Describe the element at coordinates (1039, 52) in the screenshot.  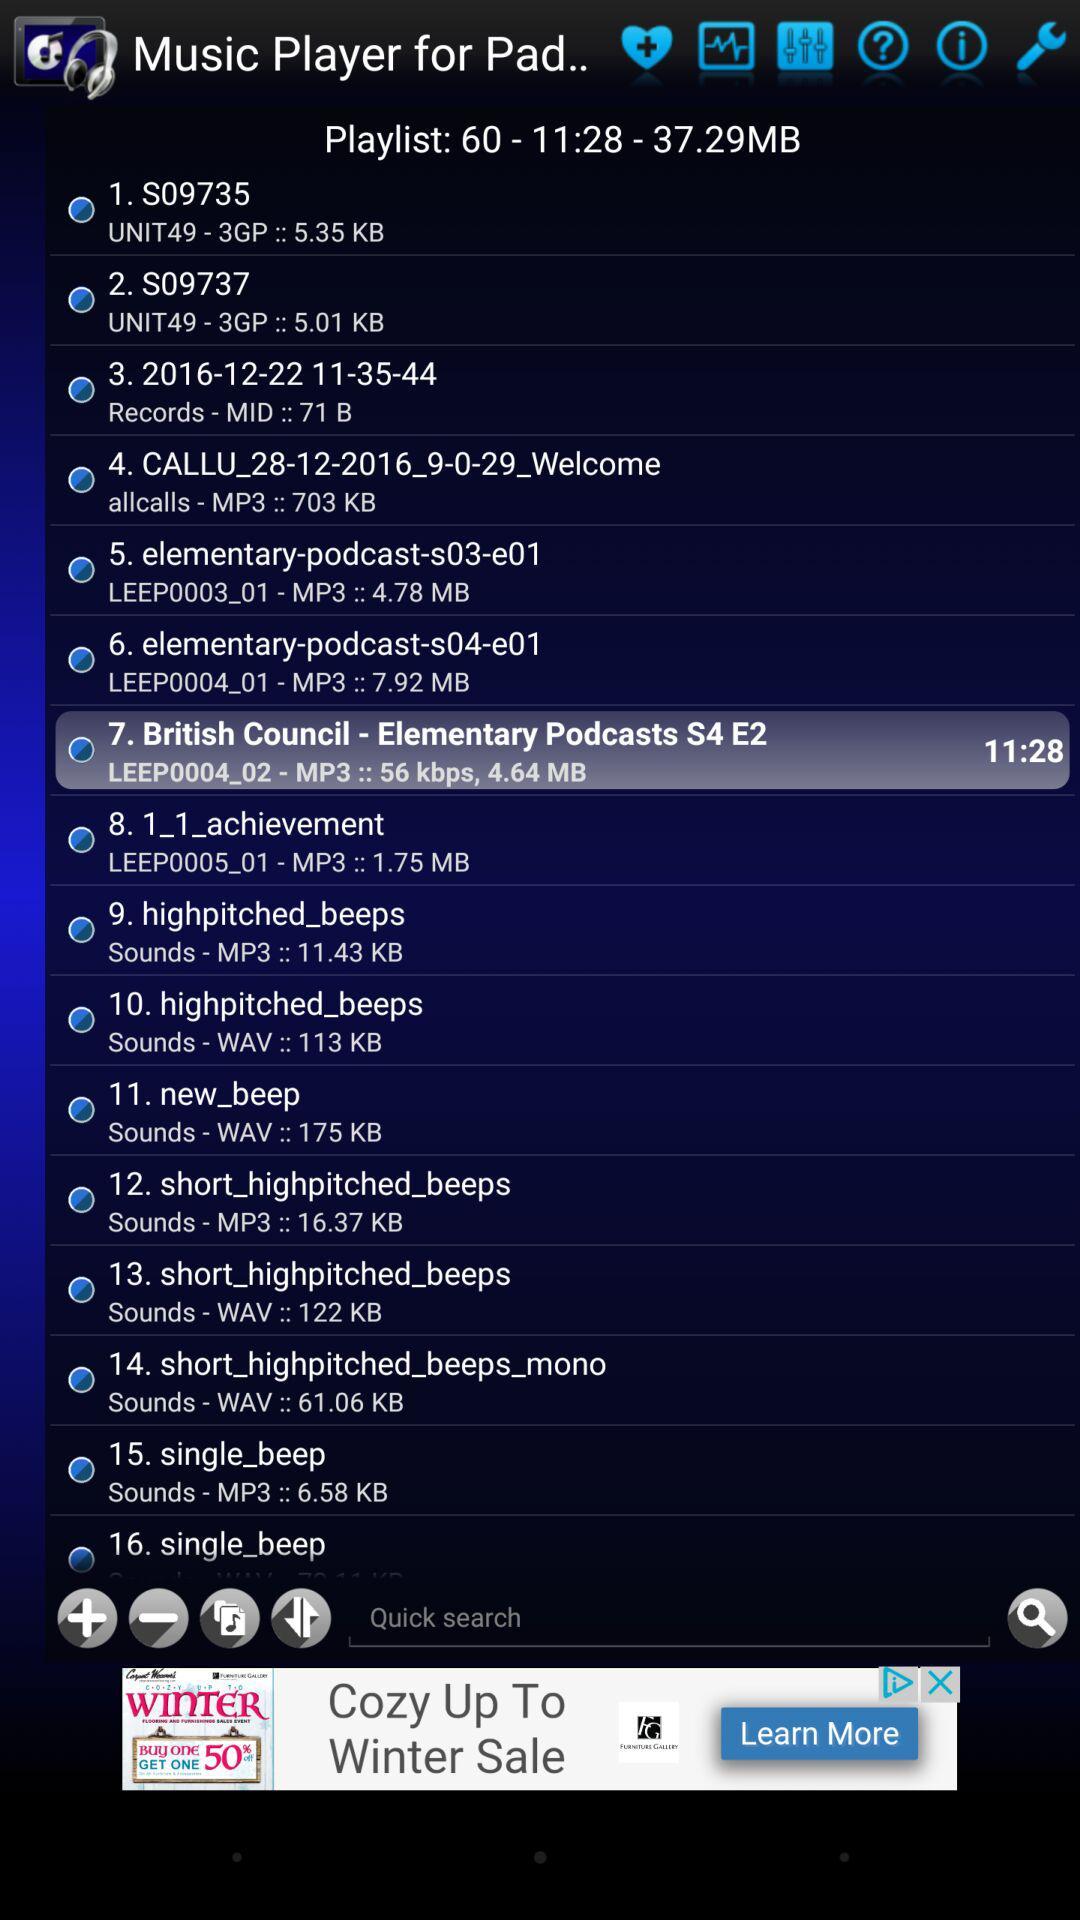
I see `setting option` at that location.